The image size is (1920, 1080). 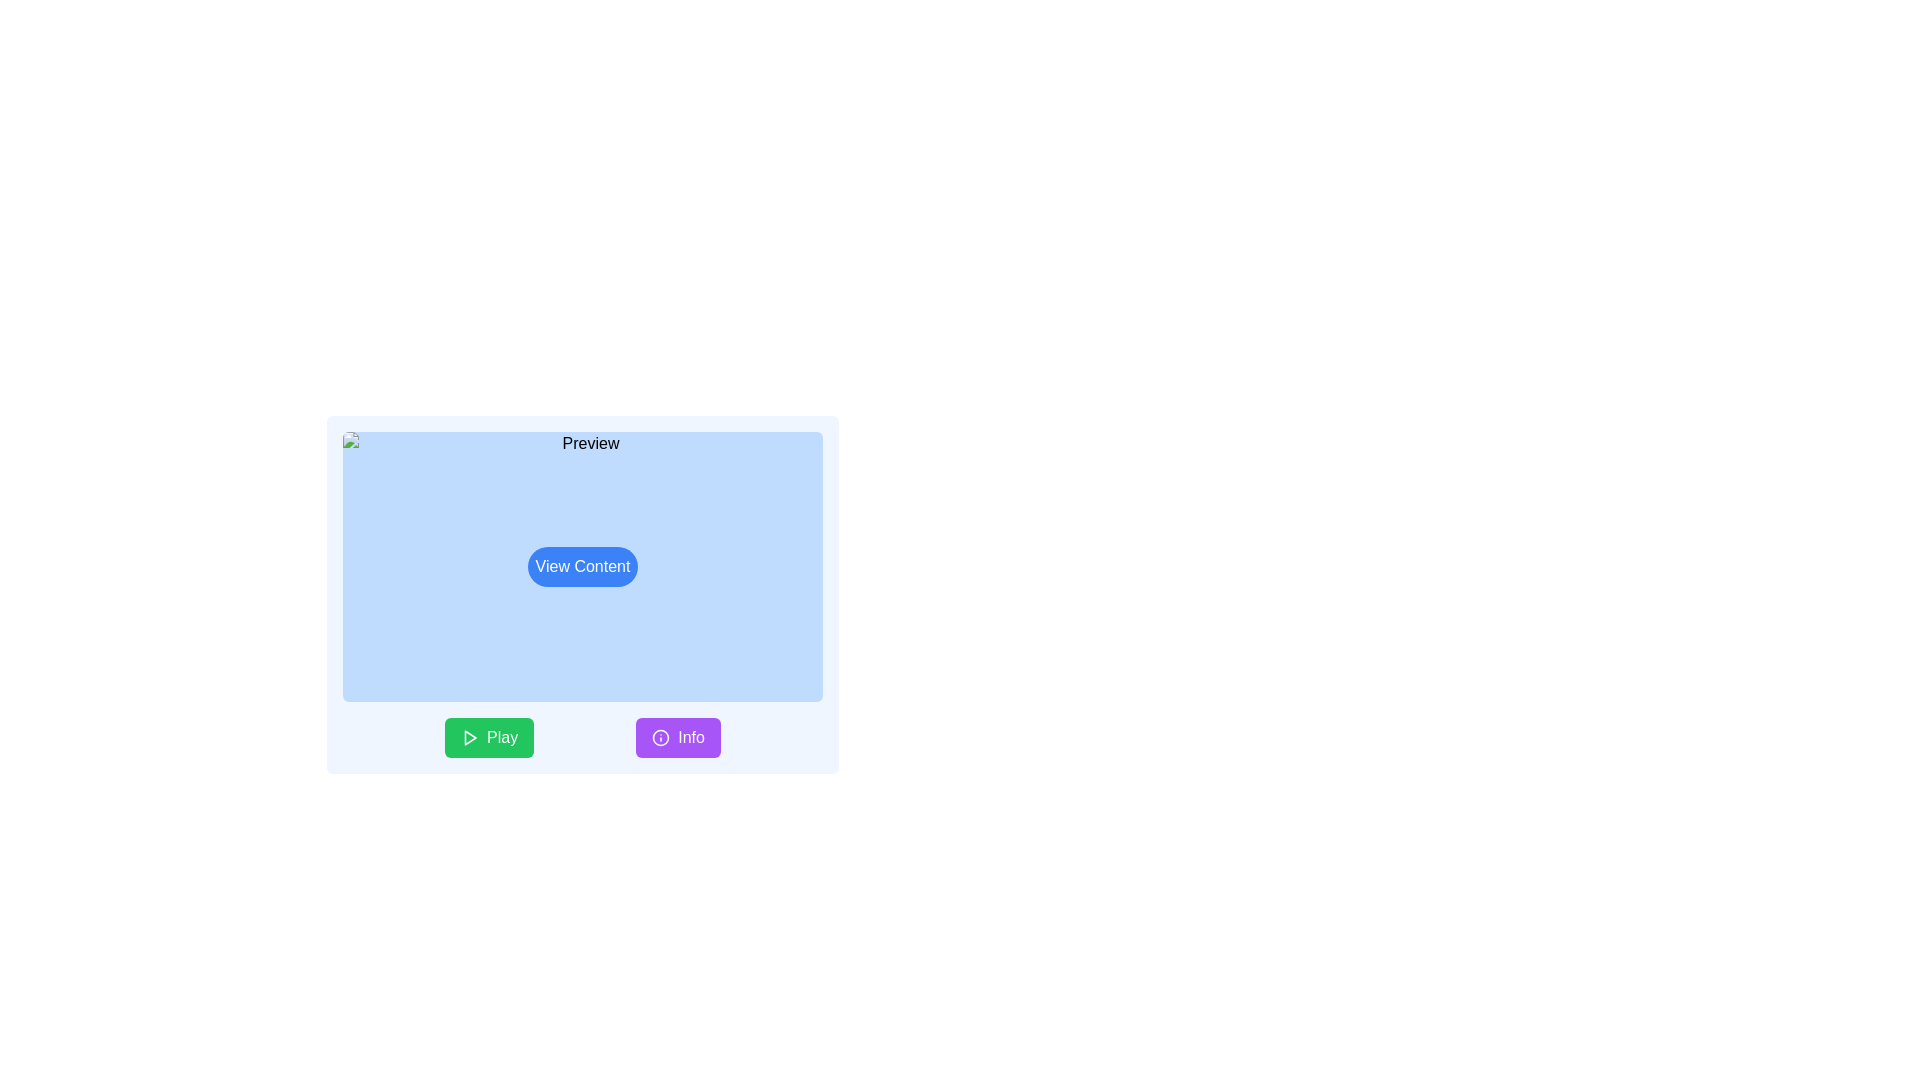 What do you see at coordinates (661, 737) in the screenshot?
I see `the 'i' SVG icon within the purple 'Info' button located at the lower right of the interface beside the 'Play' button` at bounding box center [661, 737].